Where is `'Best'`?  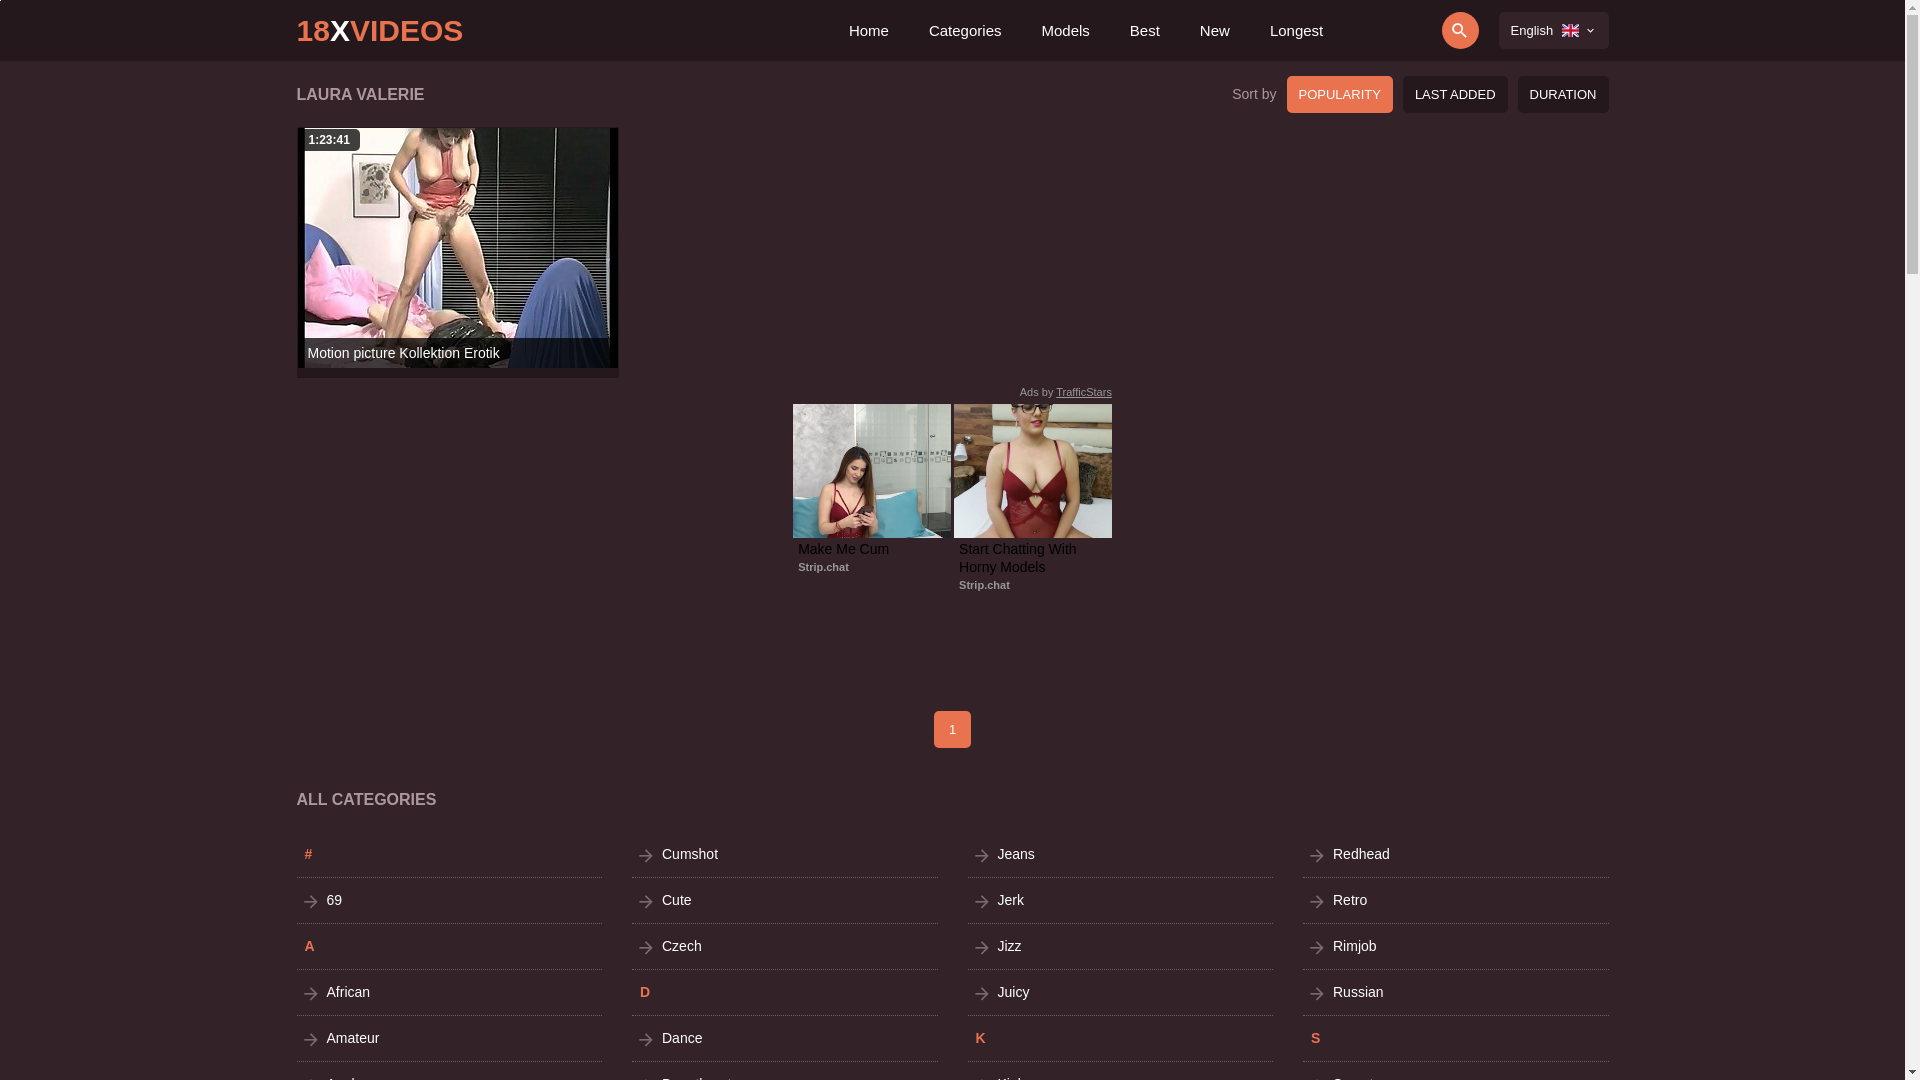
'Best' is located at coordinates (1129, 30).